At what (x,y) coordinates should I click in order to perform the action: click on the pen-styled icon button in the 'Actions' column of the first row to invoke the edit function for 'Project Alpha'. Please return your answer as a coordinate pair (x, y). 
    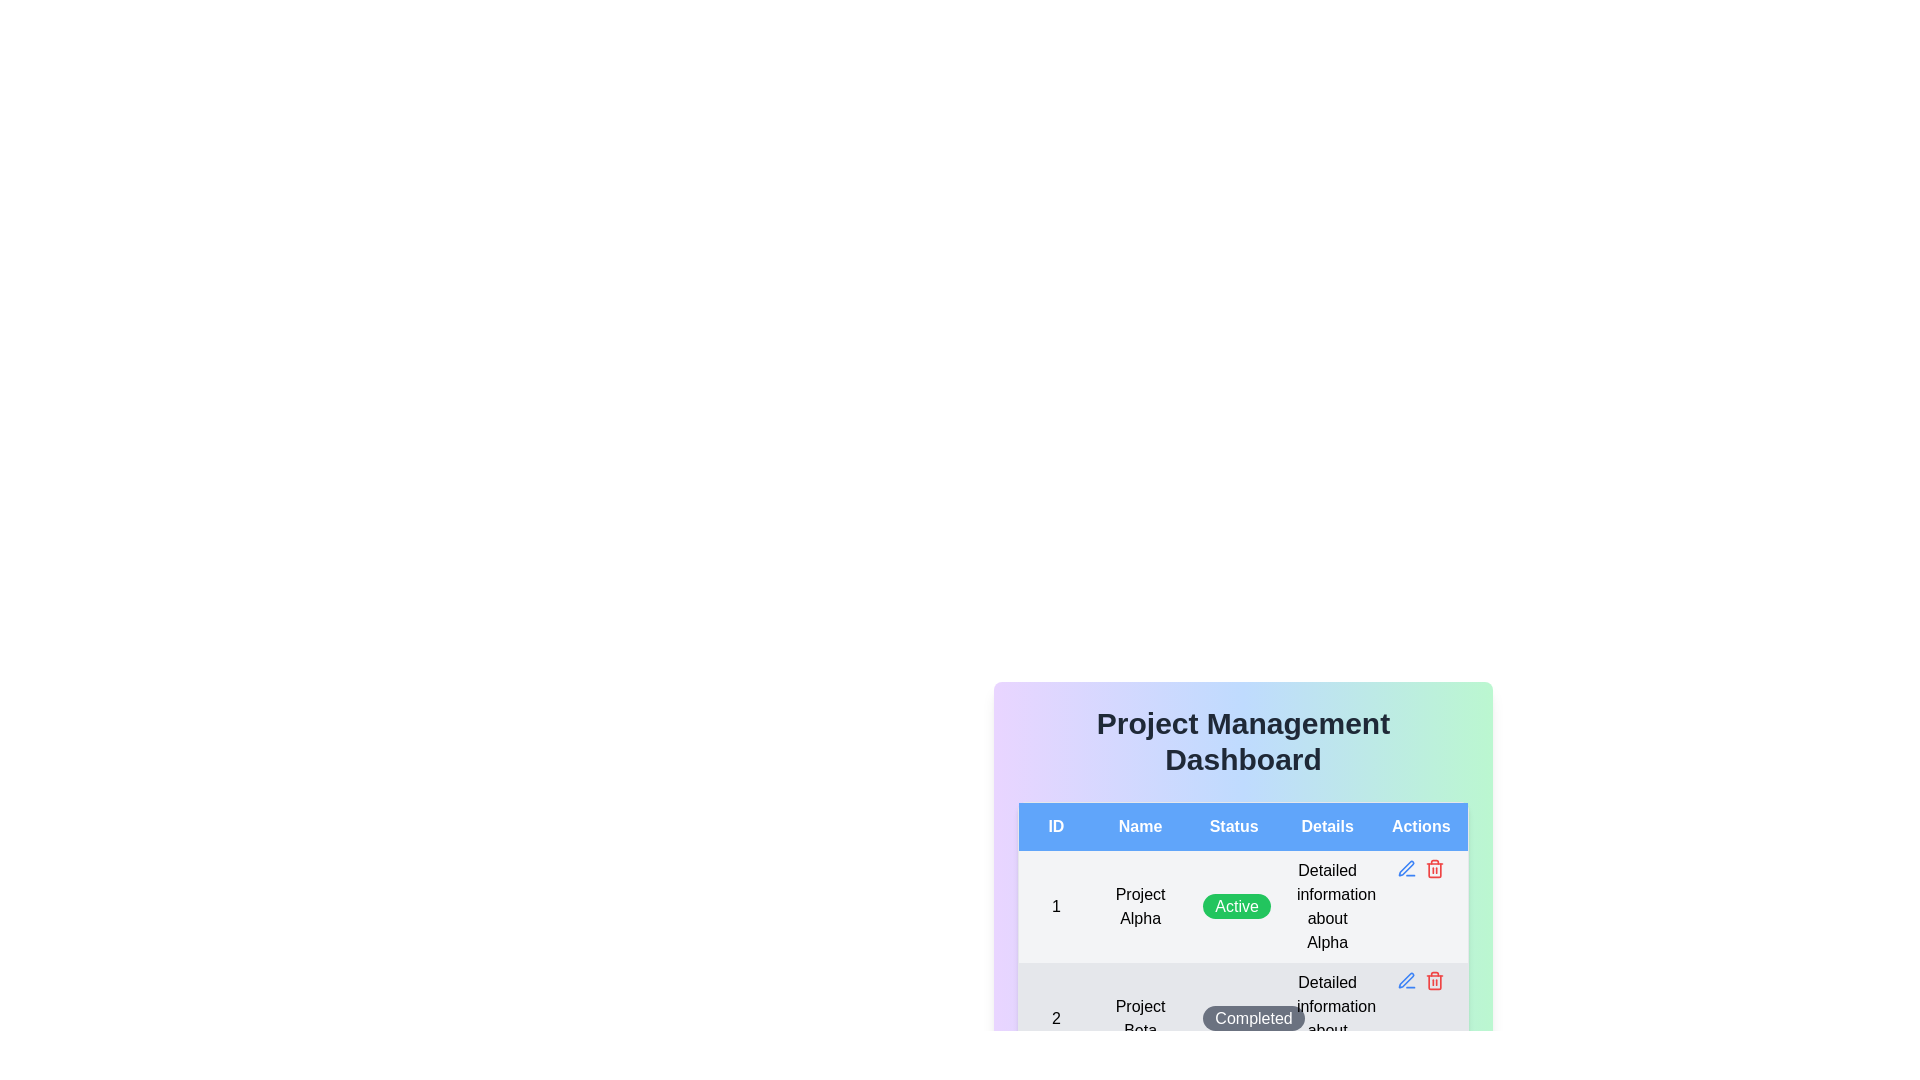
    Looking at the image, I should click on (1406, 979).